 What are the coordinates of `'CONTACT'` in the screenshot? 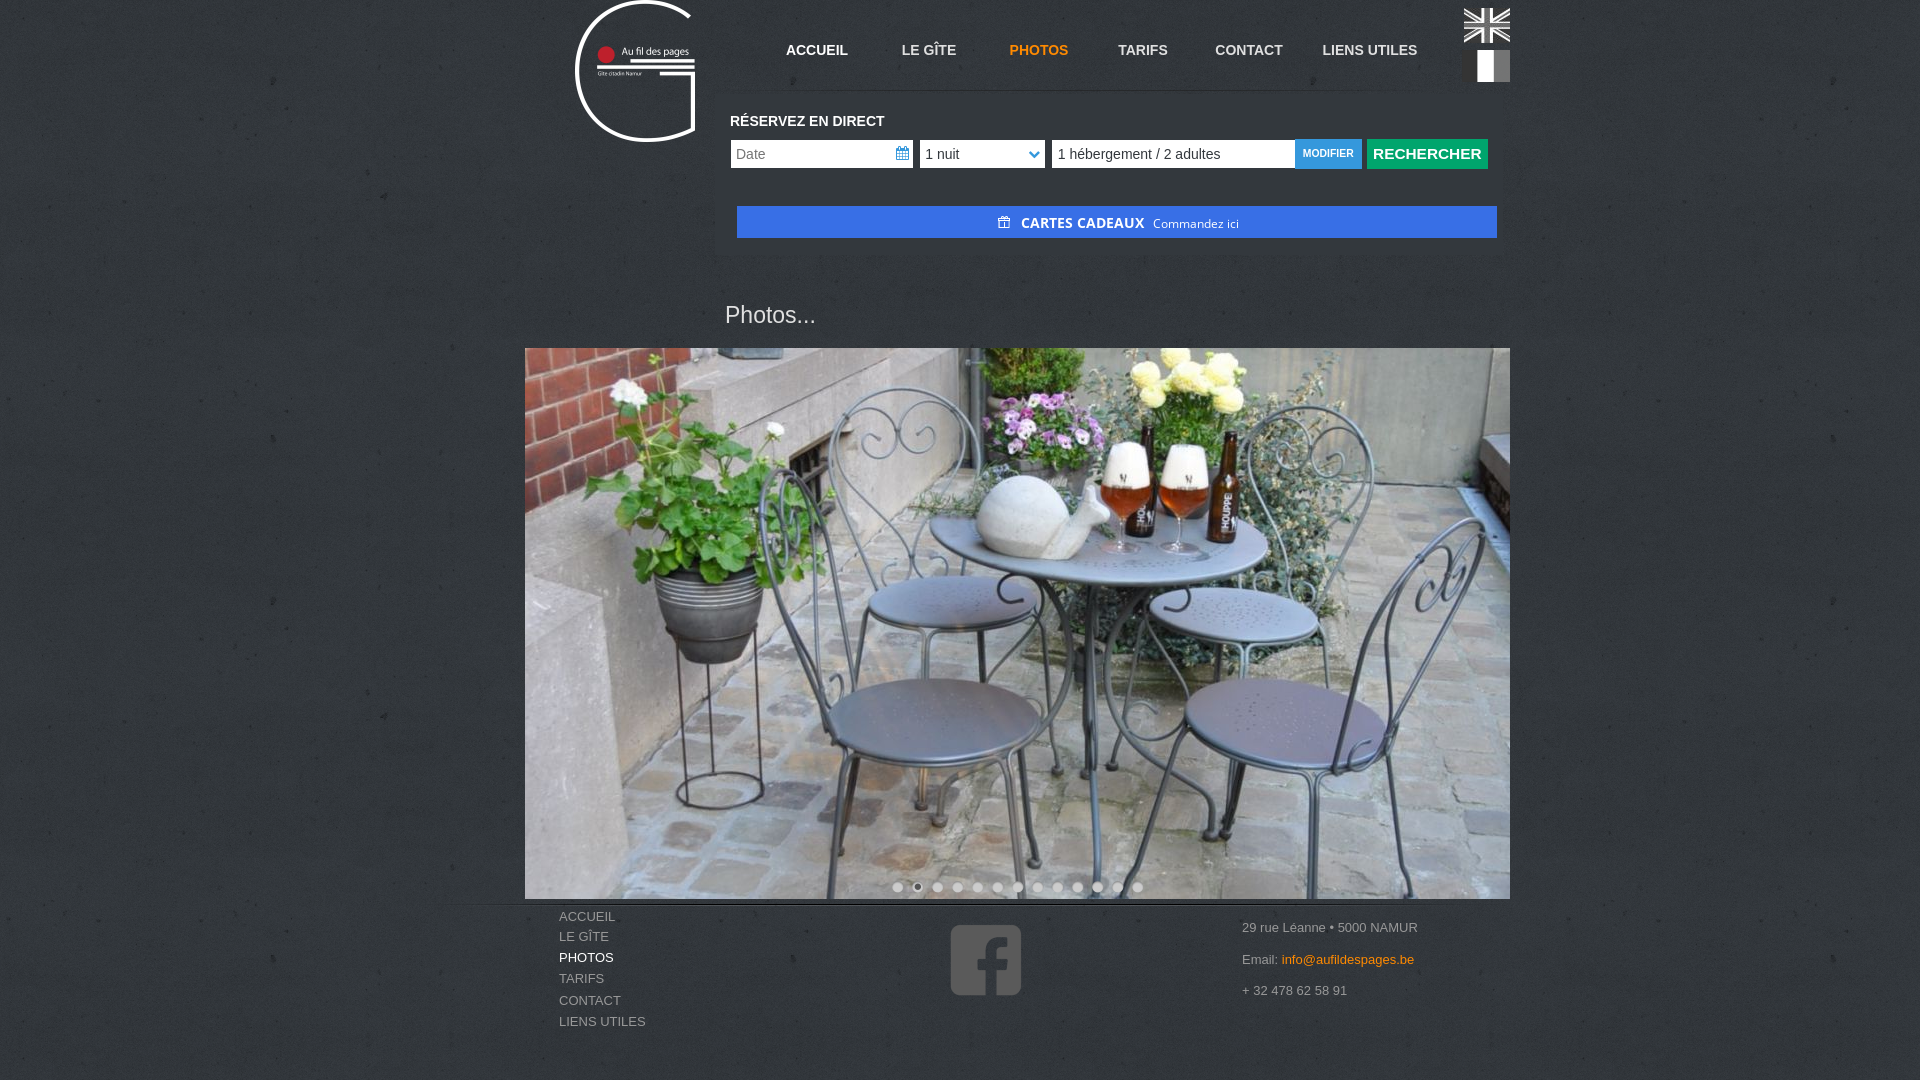 It's located at (558, 999).